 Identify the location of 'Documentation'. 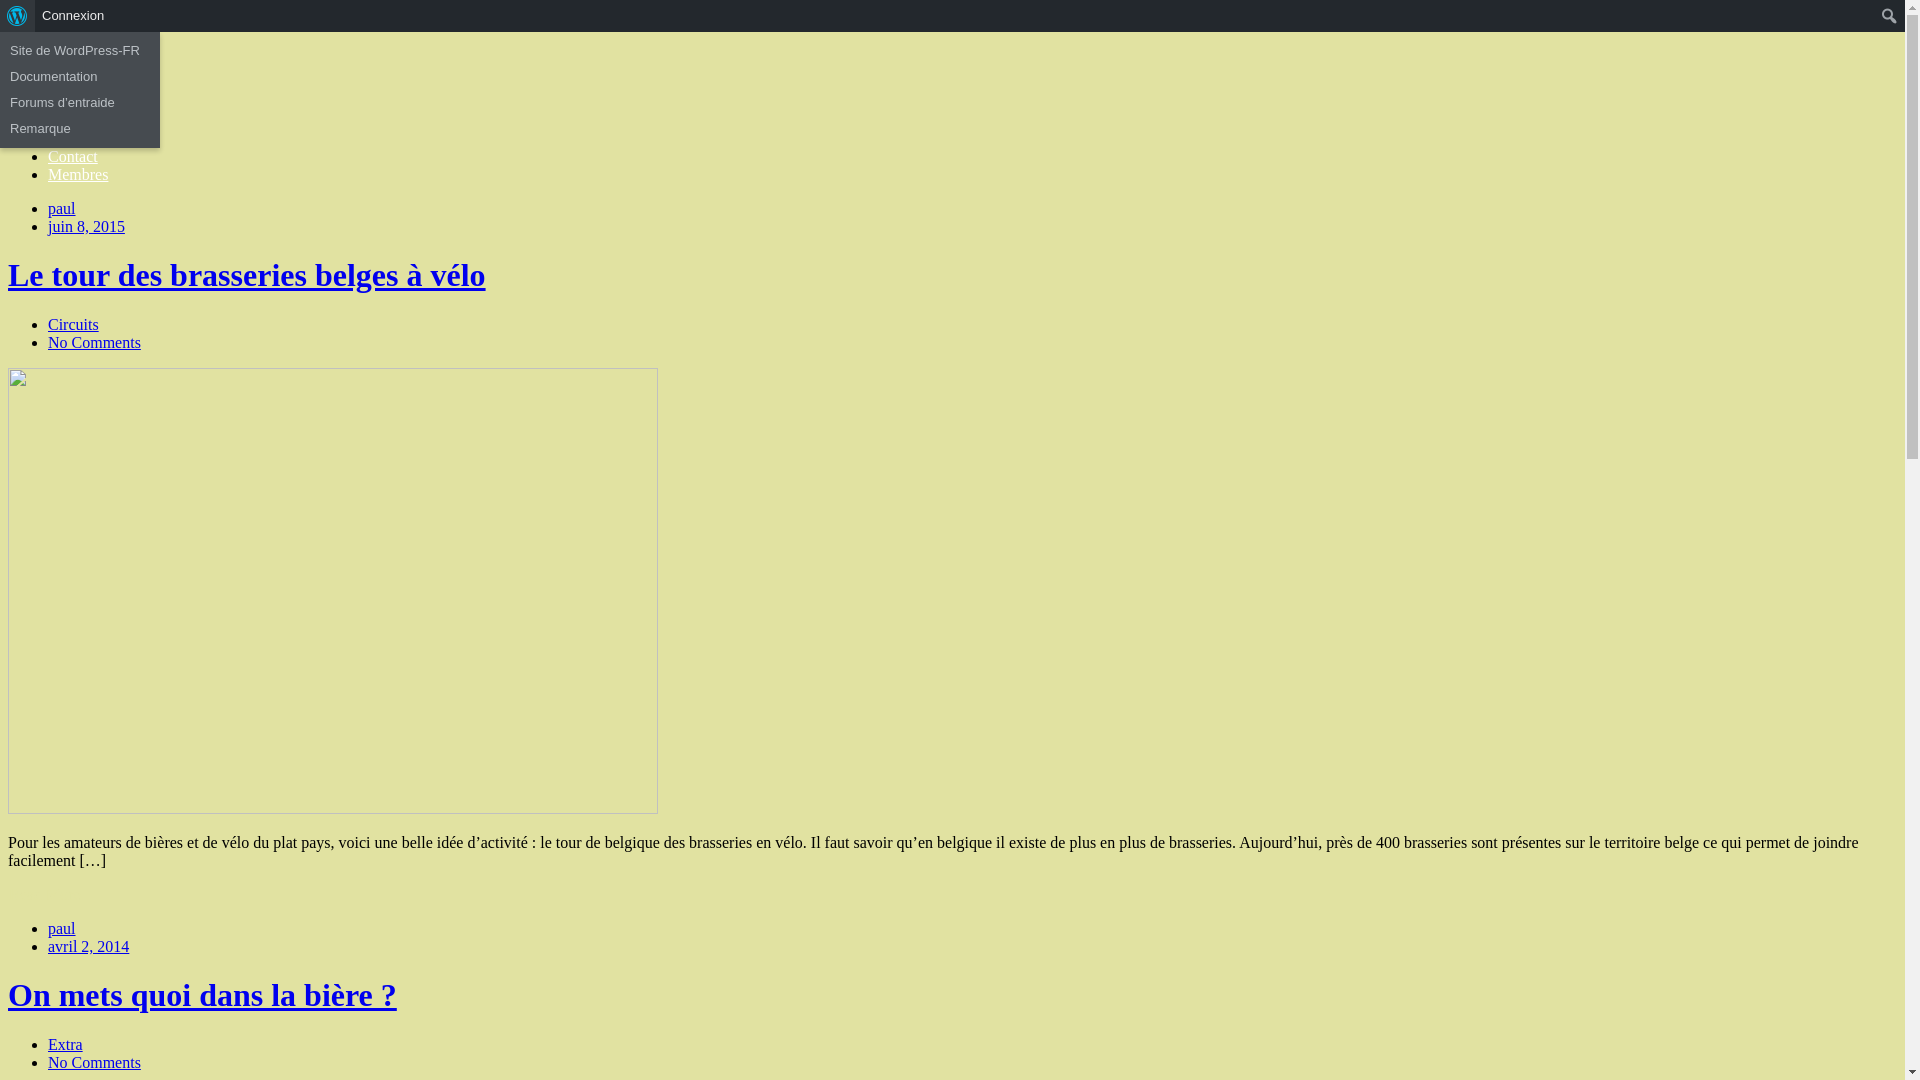
(80, 76).